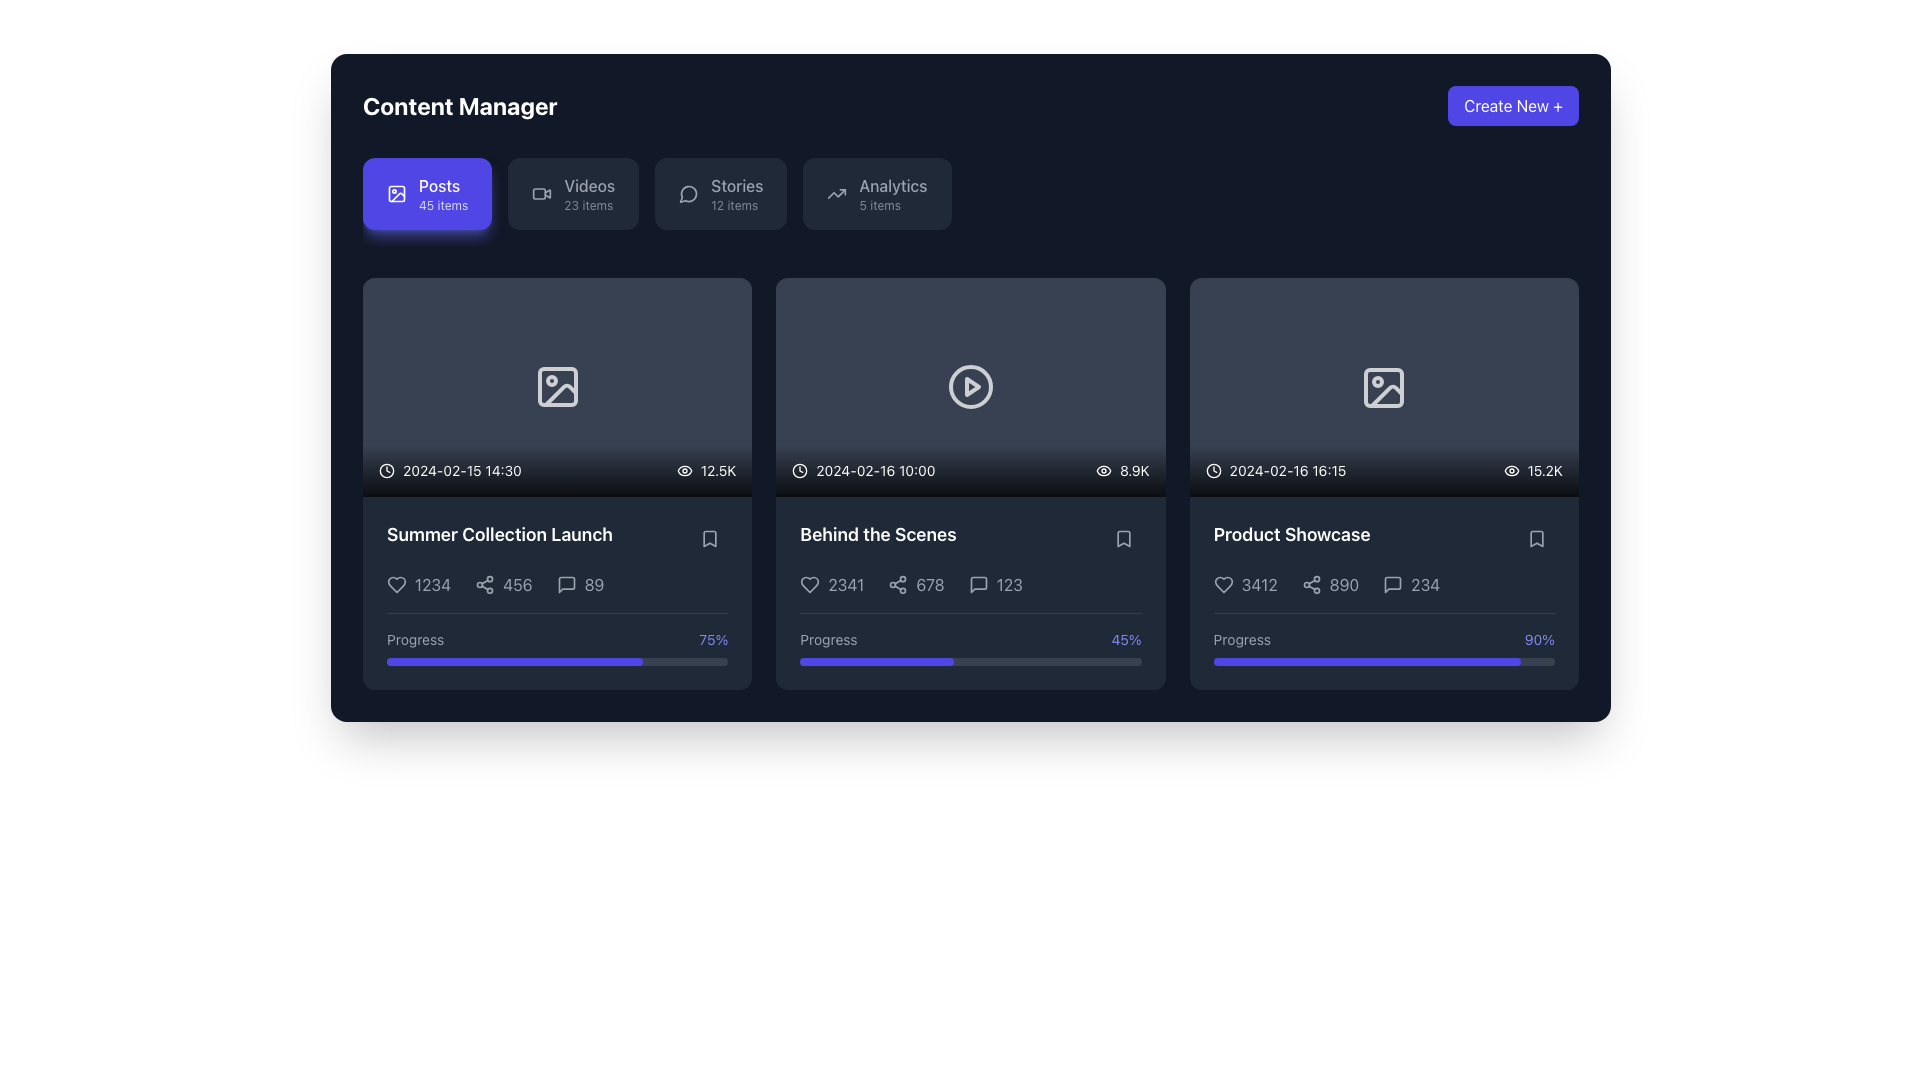  Describe the element at coordinates (461, 470) in the screenshot. I see `the Text label that conveys a specific date and time, located below the image placeholder in the first card of the content grid, adjacent to a clock icon` at that location.